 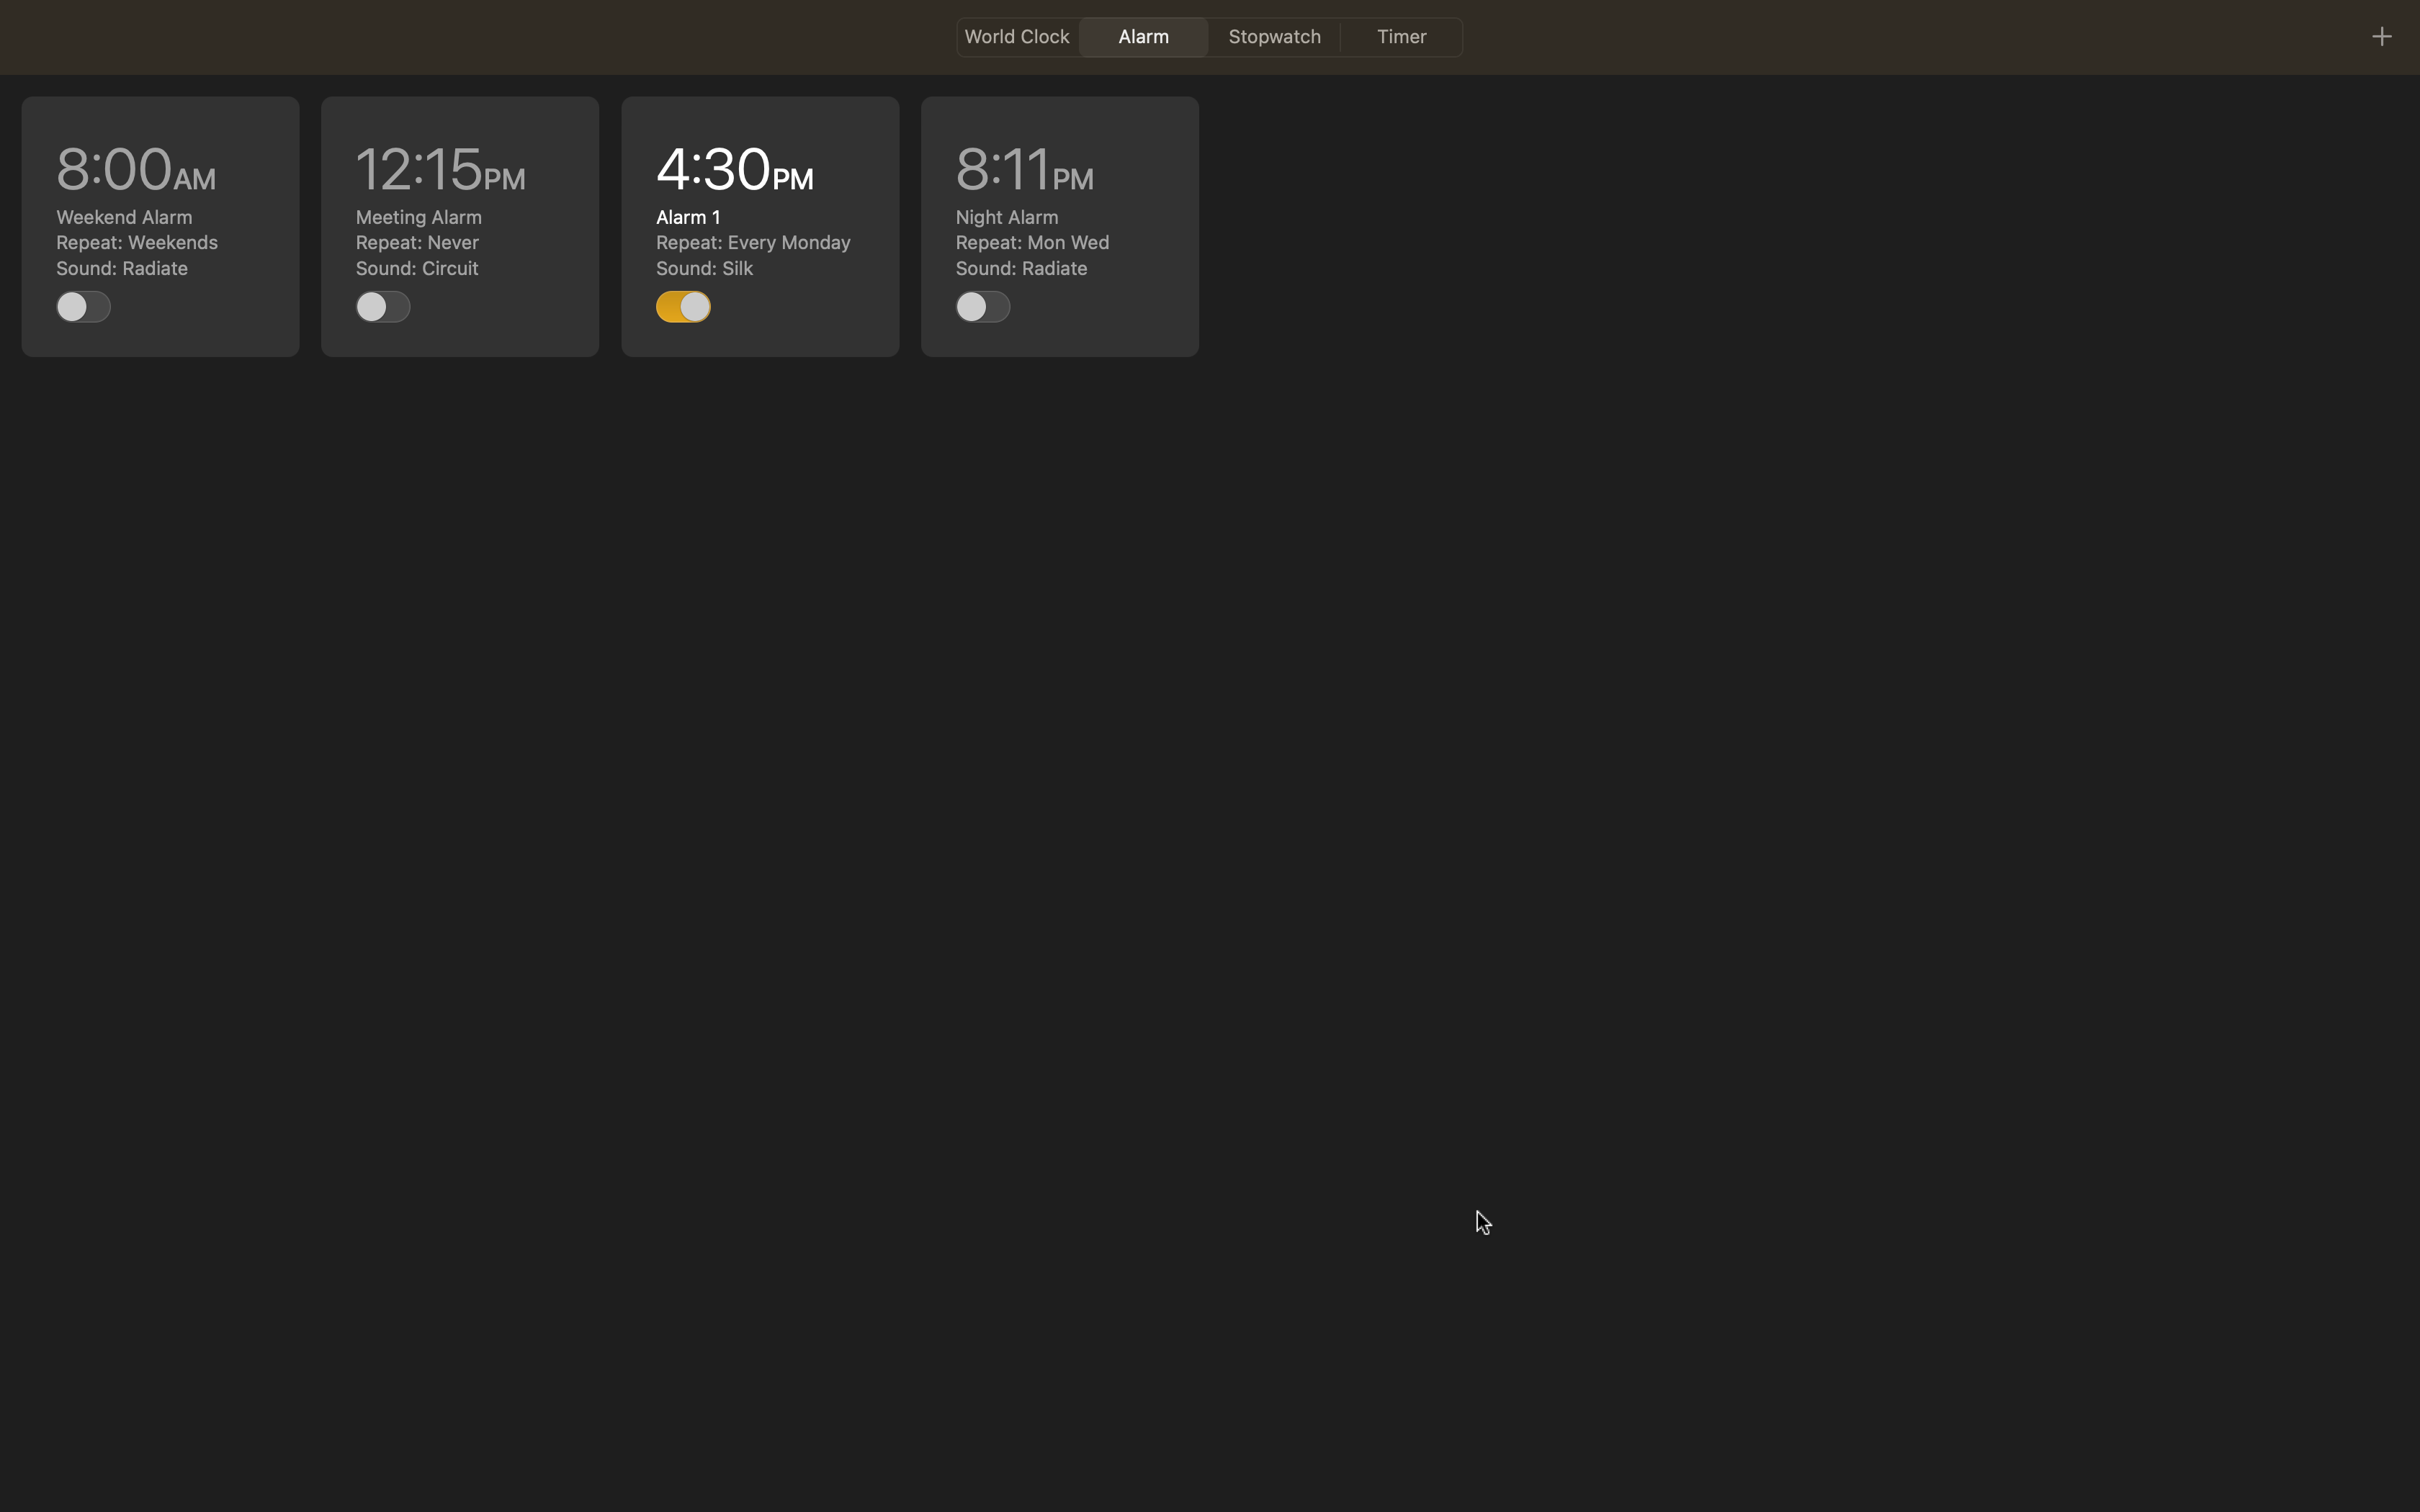 I want to click on Adjust the 12pm alarm settings, so click(x=460, y=225).